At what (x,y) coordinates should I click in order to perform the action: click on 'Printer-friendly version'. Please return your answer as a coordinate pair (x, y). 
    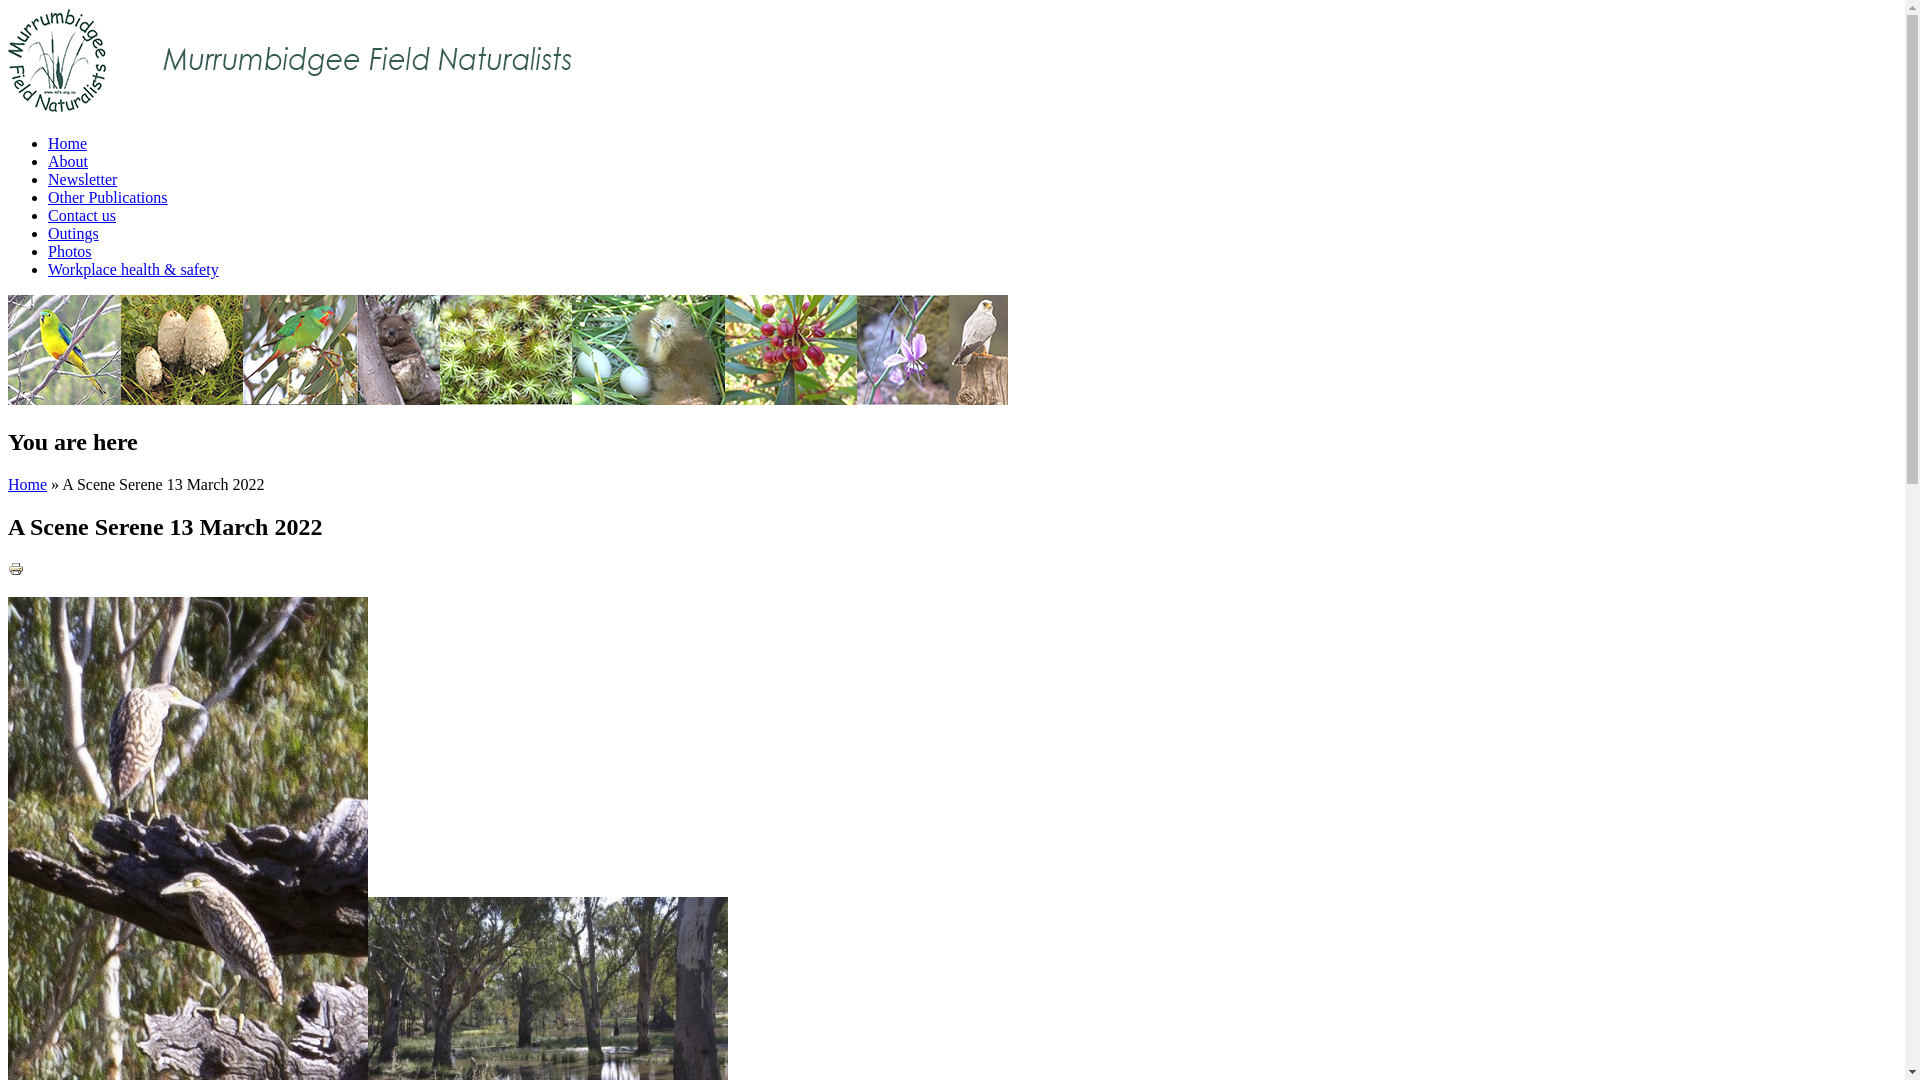
    Looking at the image, I should click on (8, 569).